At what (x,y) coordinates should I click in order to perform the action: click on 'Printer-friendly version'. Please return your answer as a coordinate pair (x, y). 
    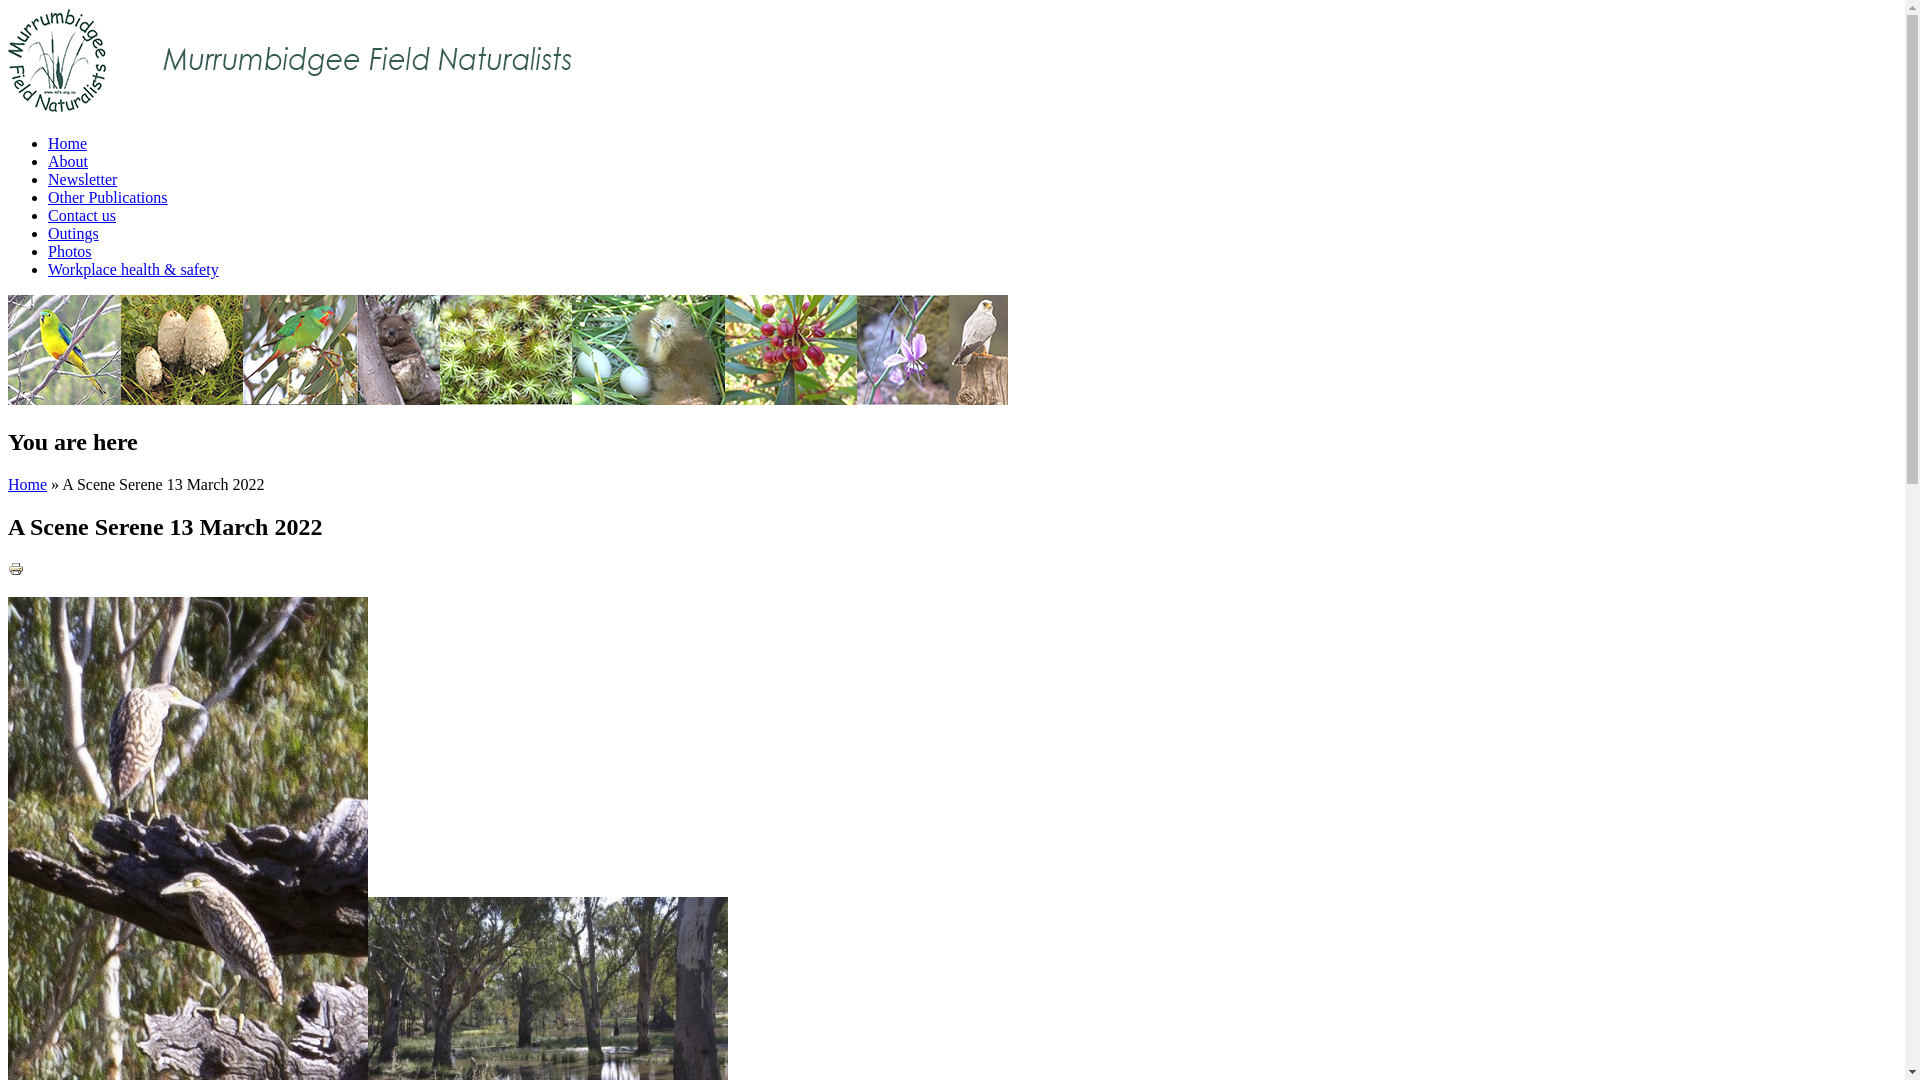
    Looking at the image, I should click on (8, 569).